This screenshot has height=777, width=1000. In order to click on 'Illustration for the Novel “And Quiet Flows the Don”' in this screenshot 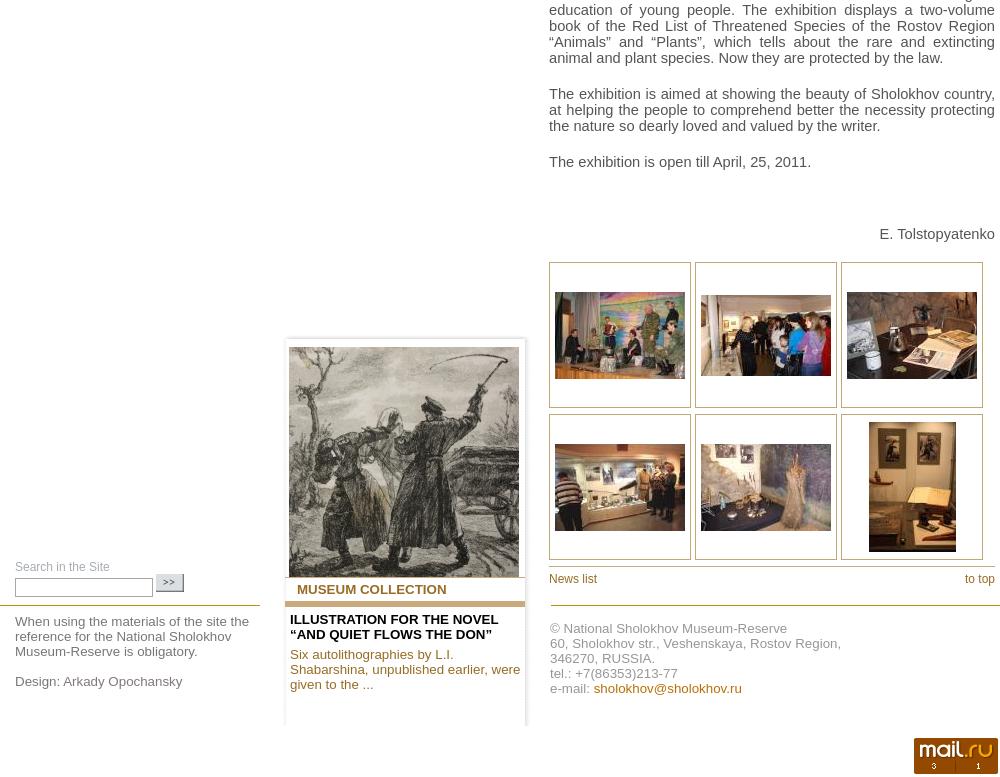, I will do `click(290, 625)`.